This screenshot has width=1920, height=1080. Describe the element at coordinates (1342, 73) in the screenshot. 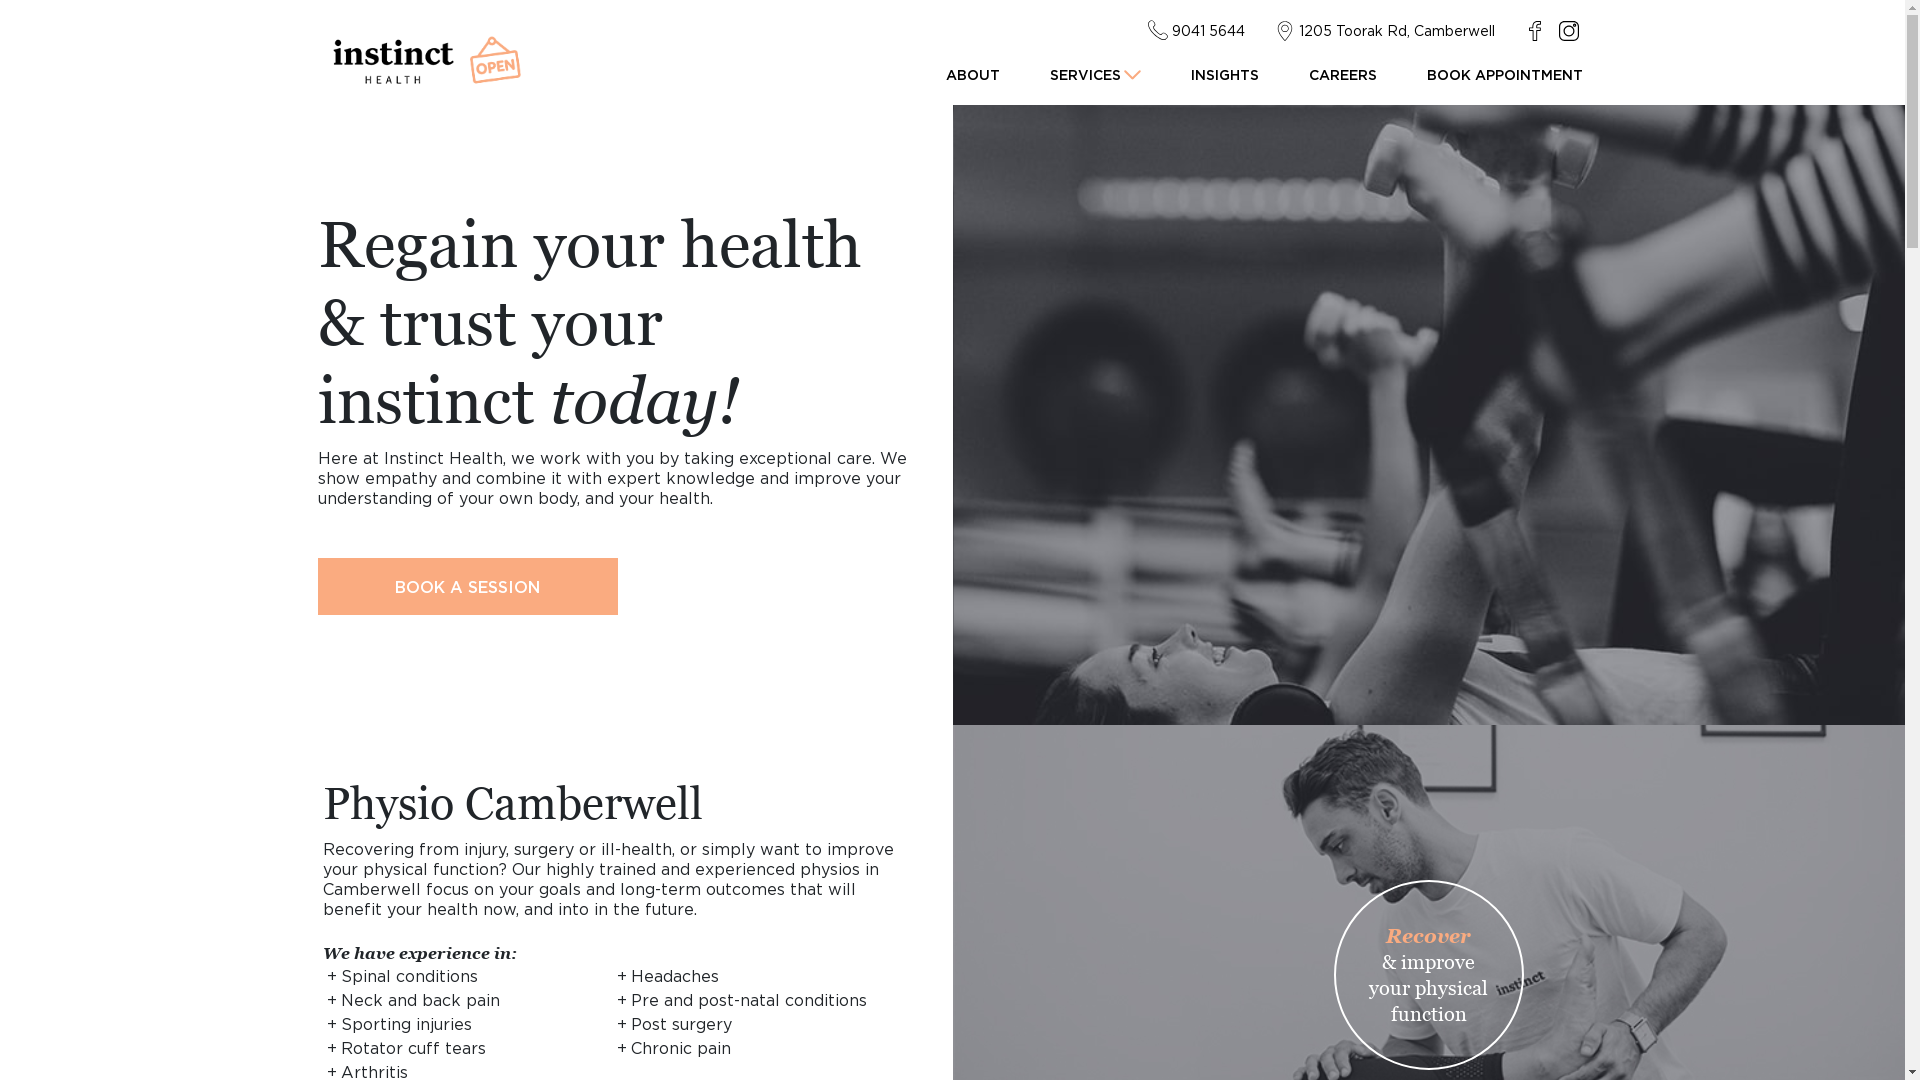

I see `'CAREERS'` at that location.